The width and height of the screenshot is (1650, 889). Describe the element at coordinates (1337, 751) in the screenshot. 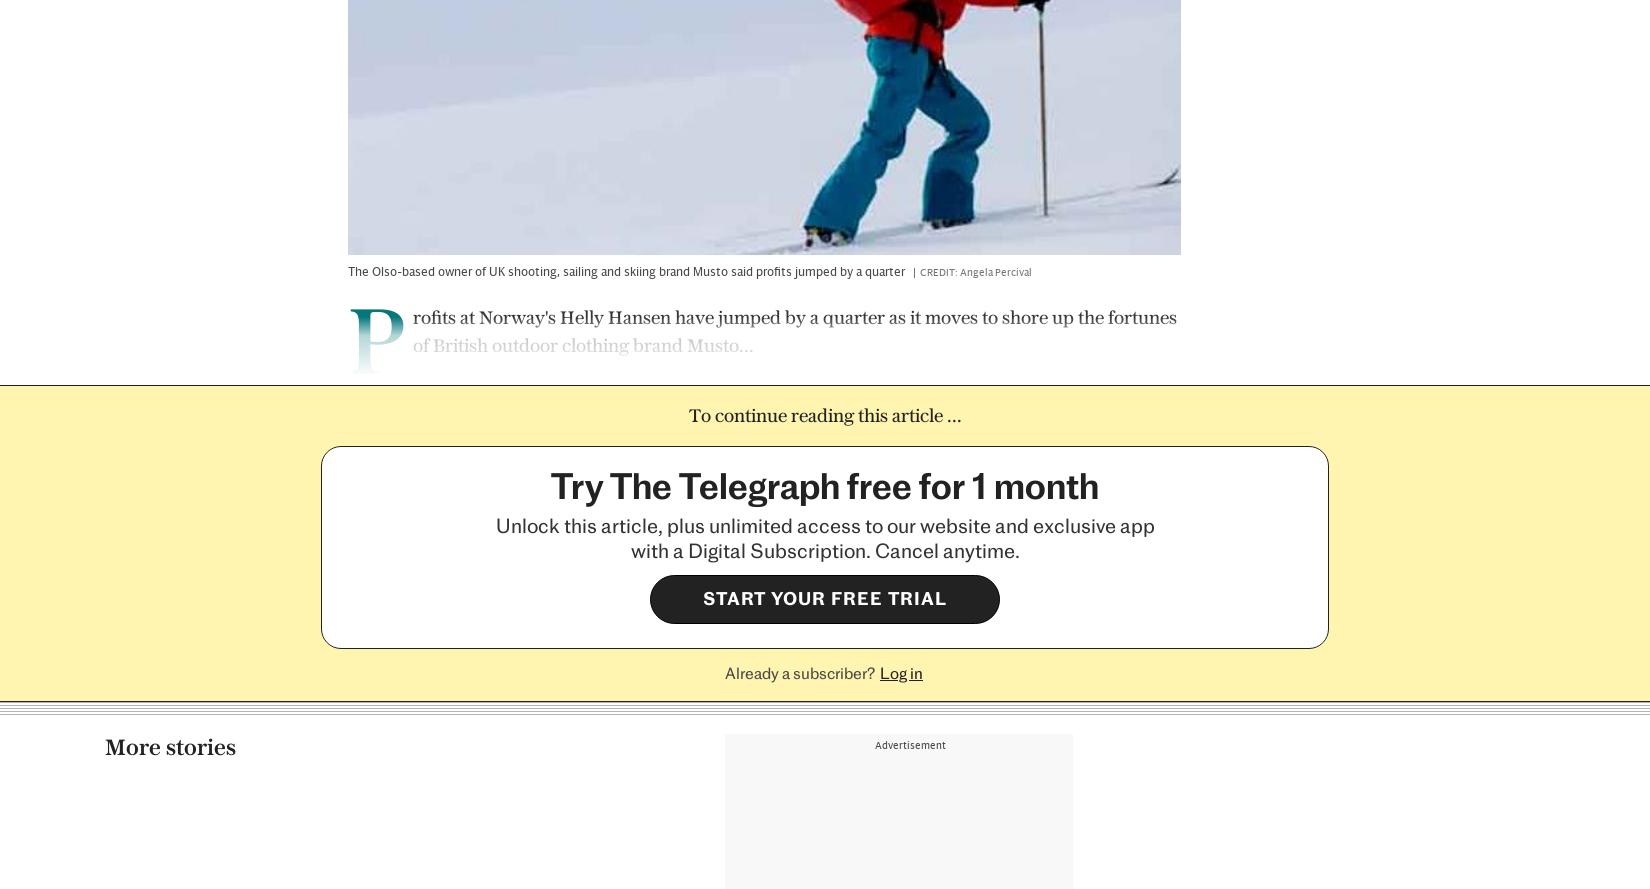

I see `'Szu Ping Chan'` at that location.